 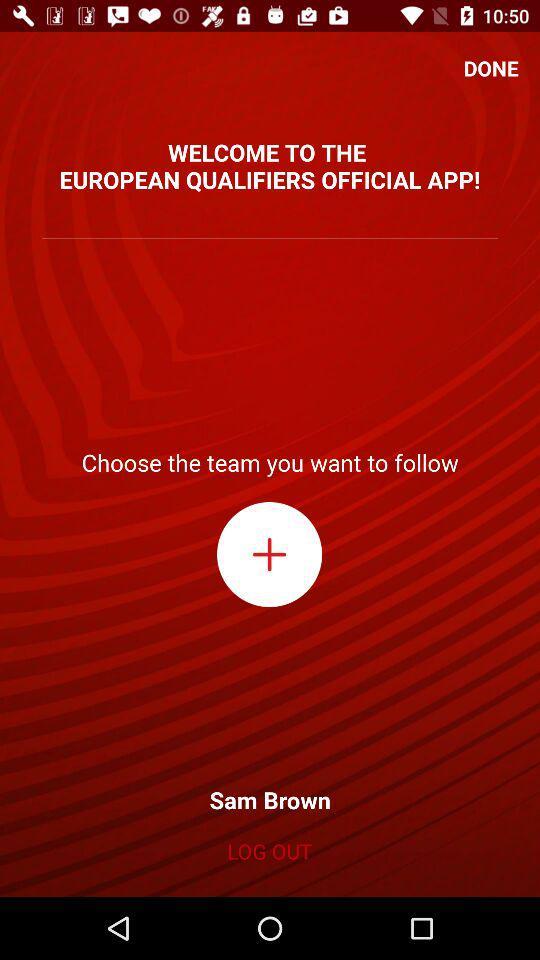 I want to click on icon at the top right corner, so click(x=490, y=68).